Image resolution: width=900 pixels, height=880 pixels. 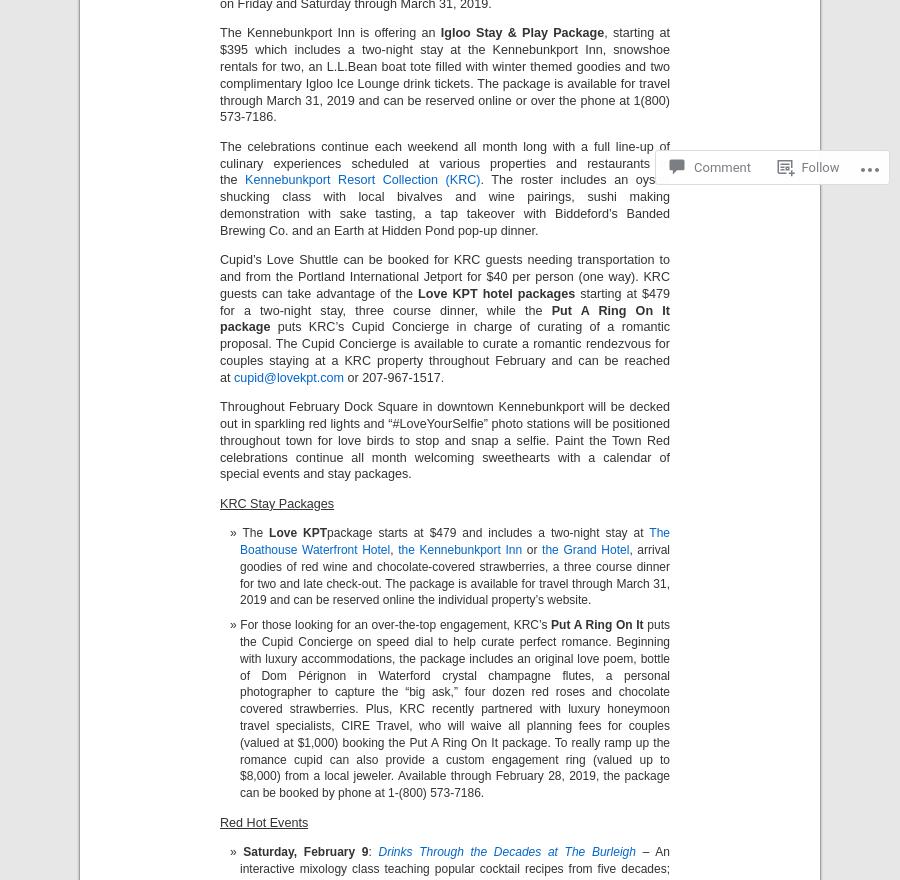 What do you see at coordinates (527, 293) in the screenshot?
I see `'hotel packages'` at bounding box center [527, 293].